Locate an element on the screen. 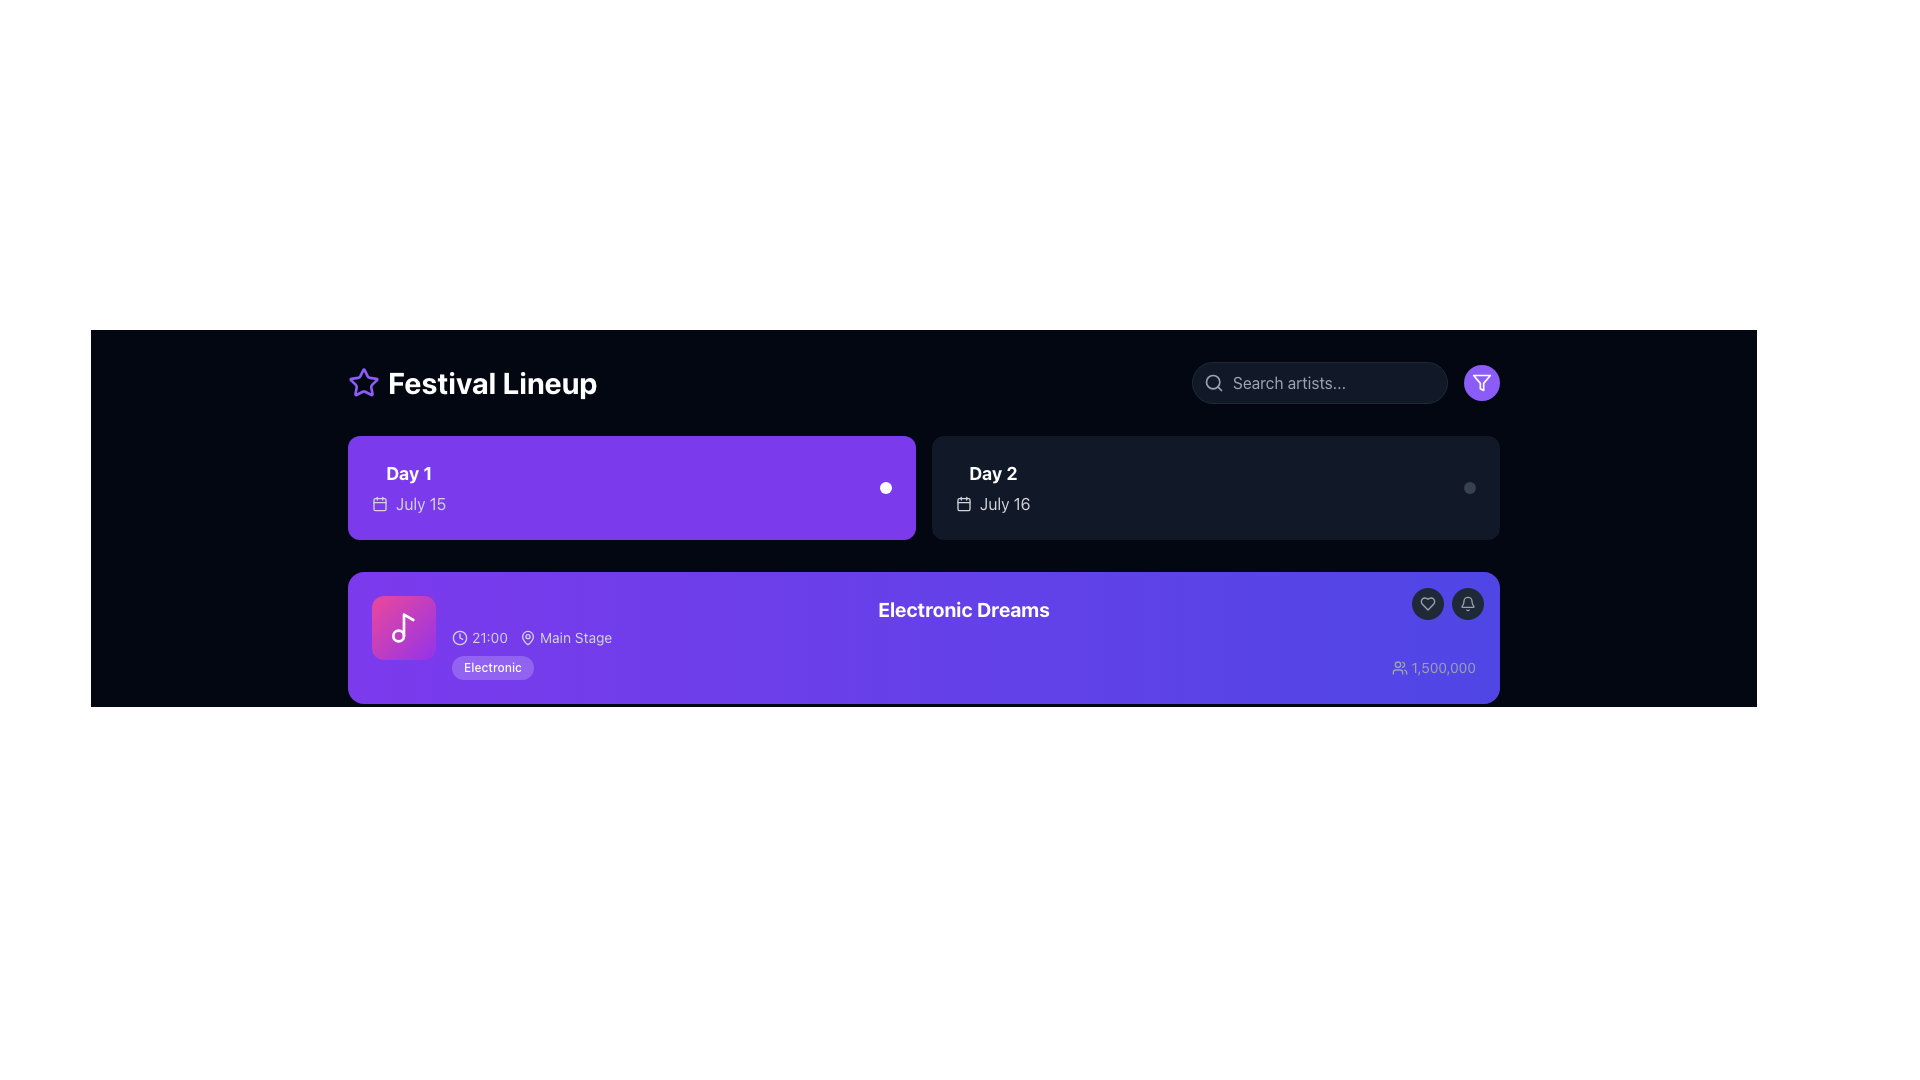  the square icon featuring a white music note is located at coordinates (402, 627).